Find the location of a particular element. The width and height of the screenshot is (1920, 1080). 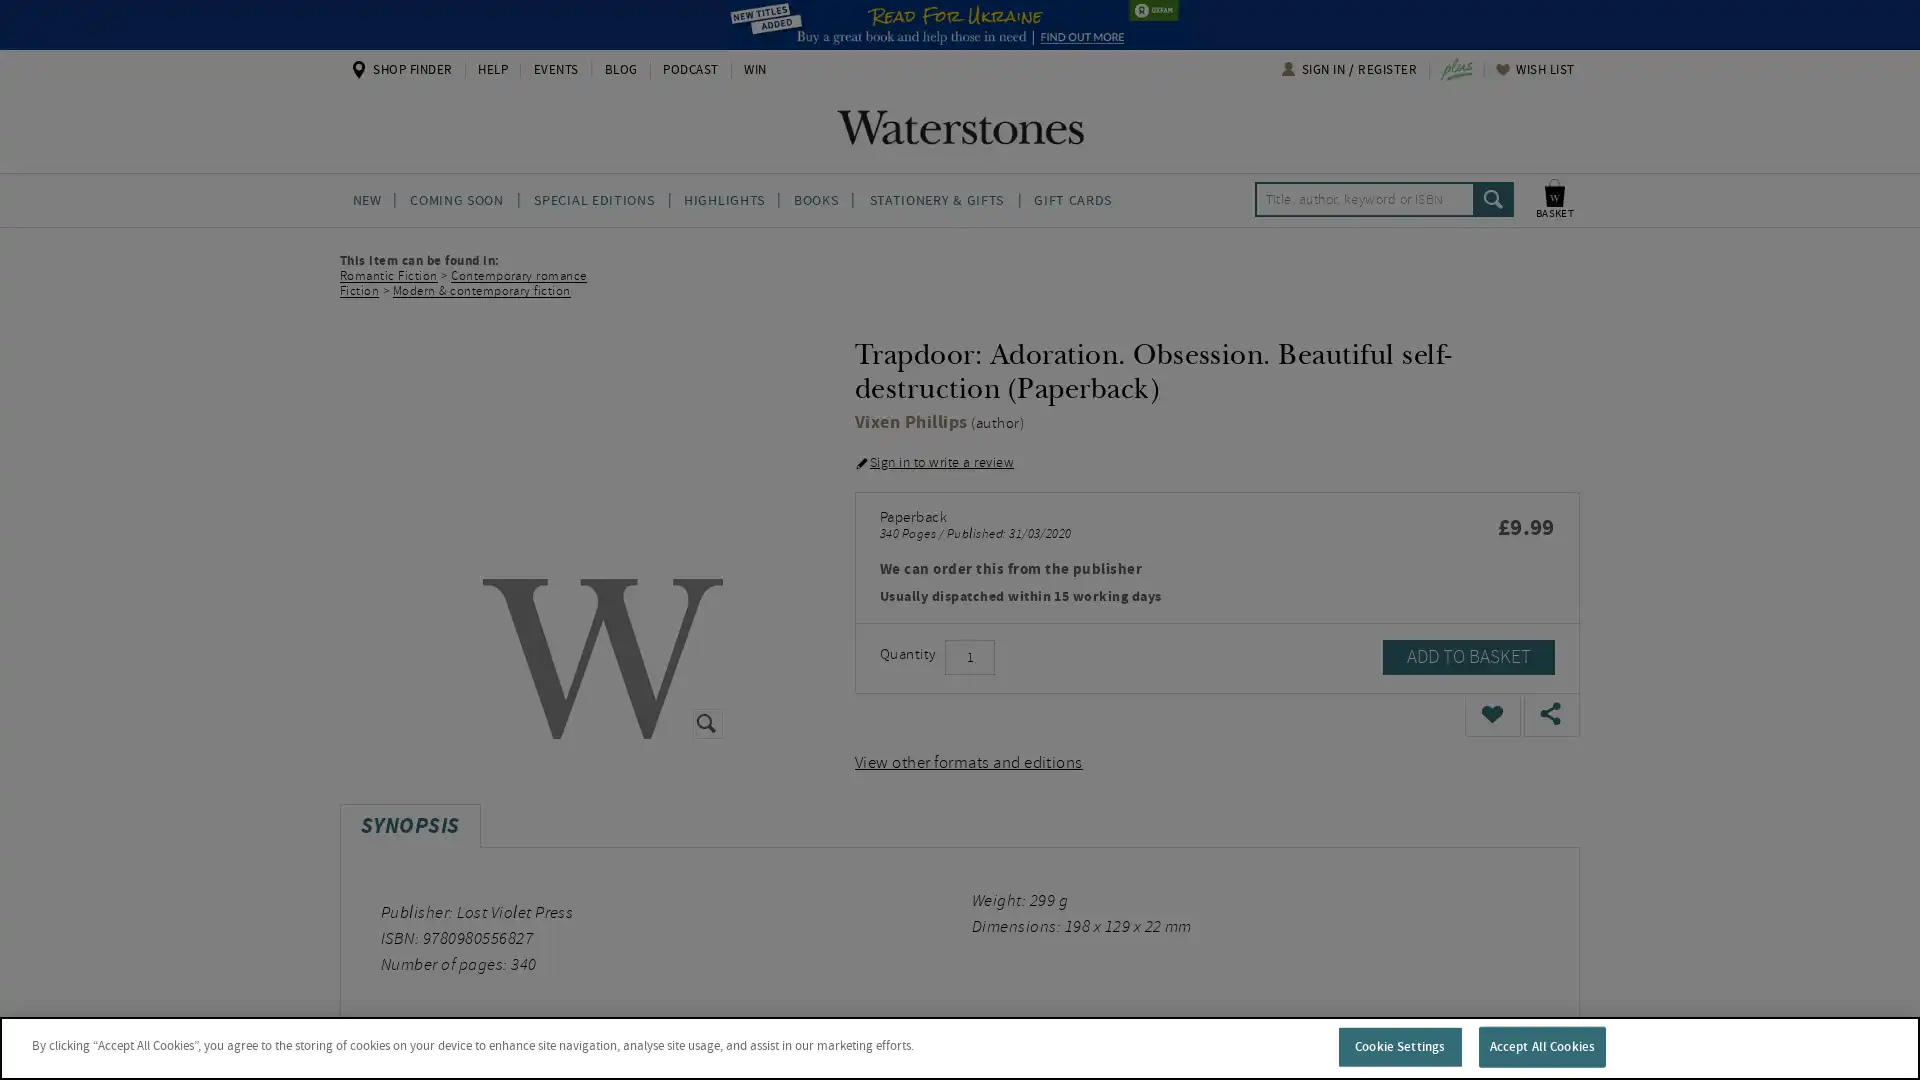

ADD TO BASKET is located at coordinates (1468, 656).